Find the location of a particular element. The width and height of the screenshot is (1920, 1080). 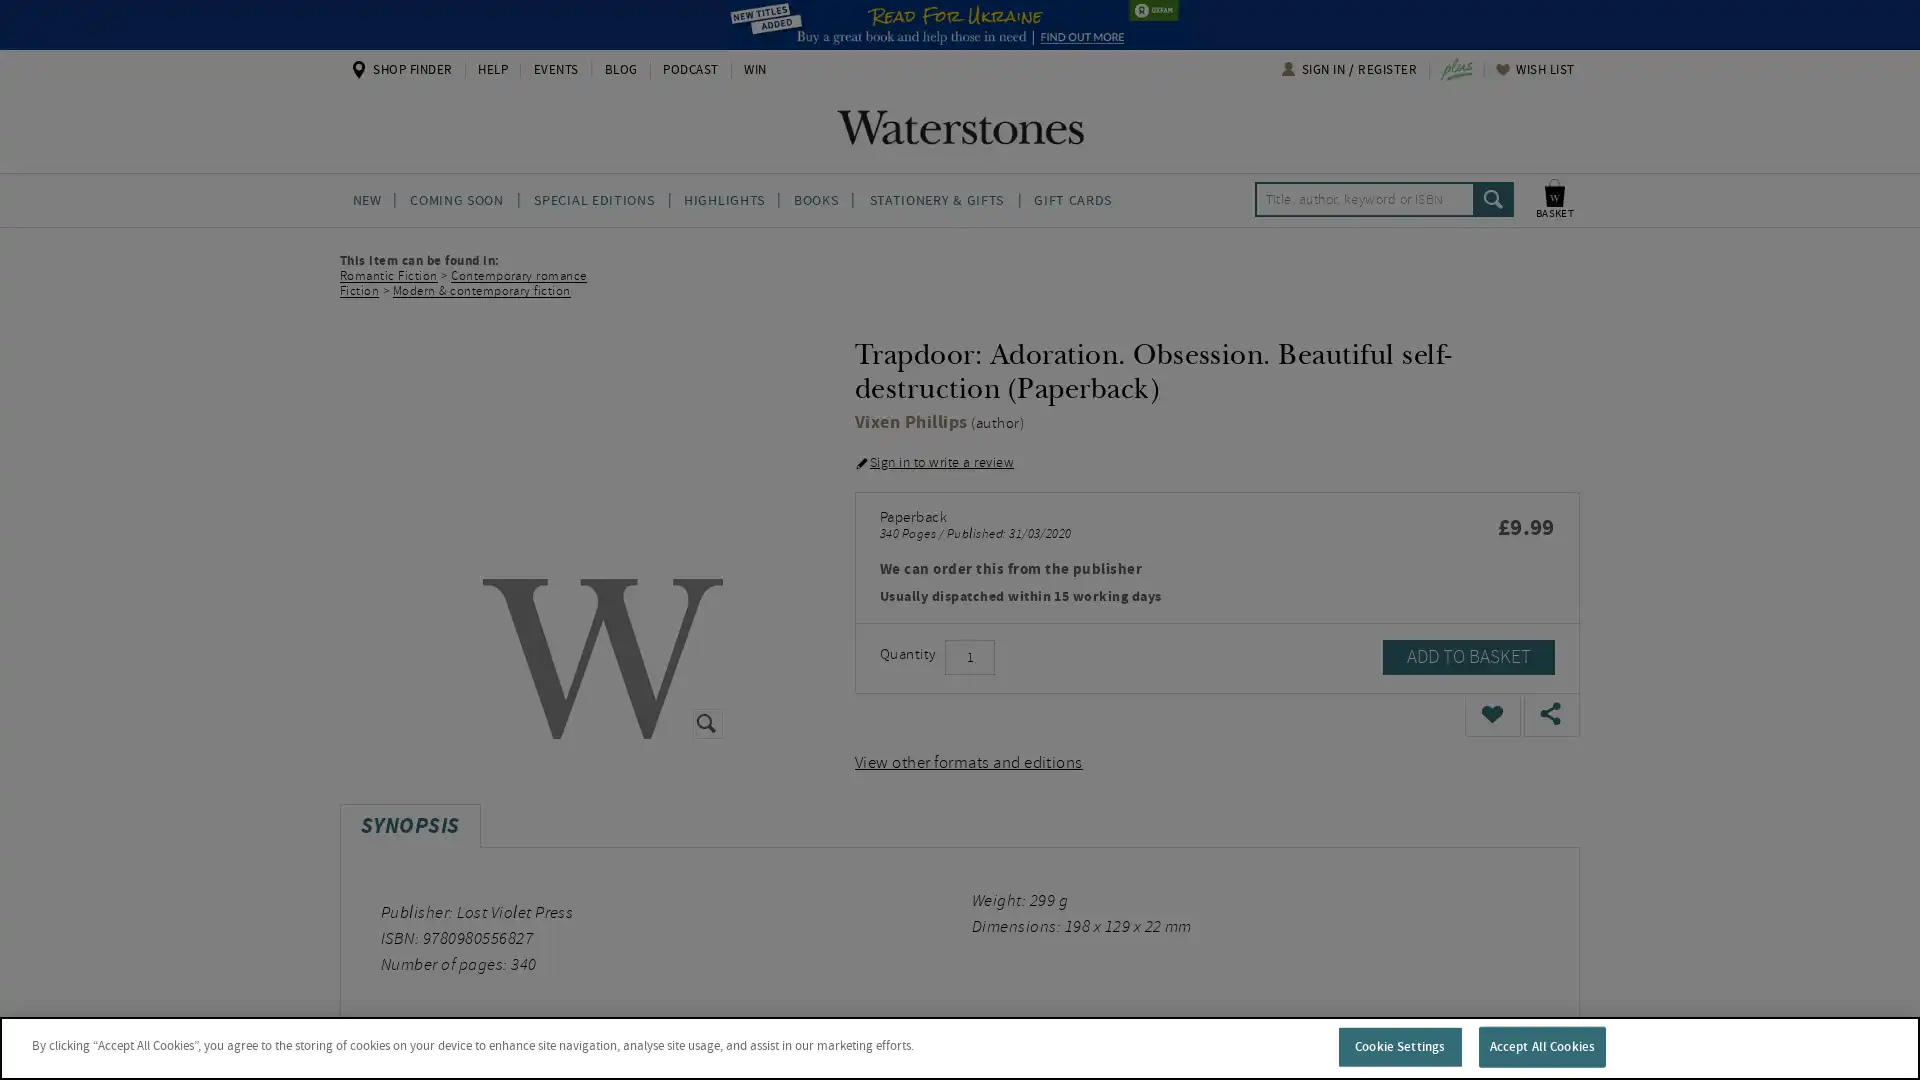

ADD TO BASKET is located at coordinates (1468, 656).